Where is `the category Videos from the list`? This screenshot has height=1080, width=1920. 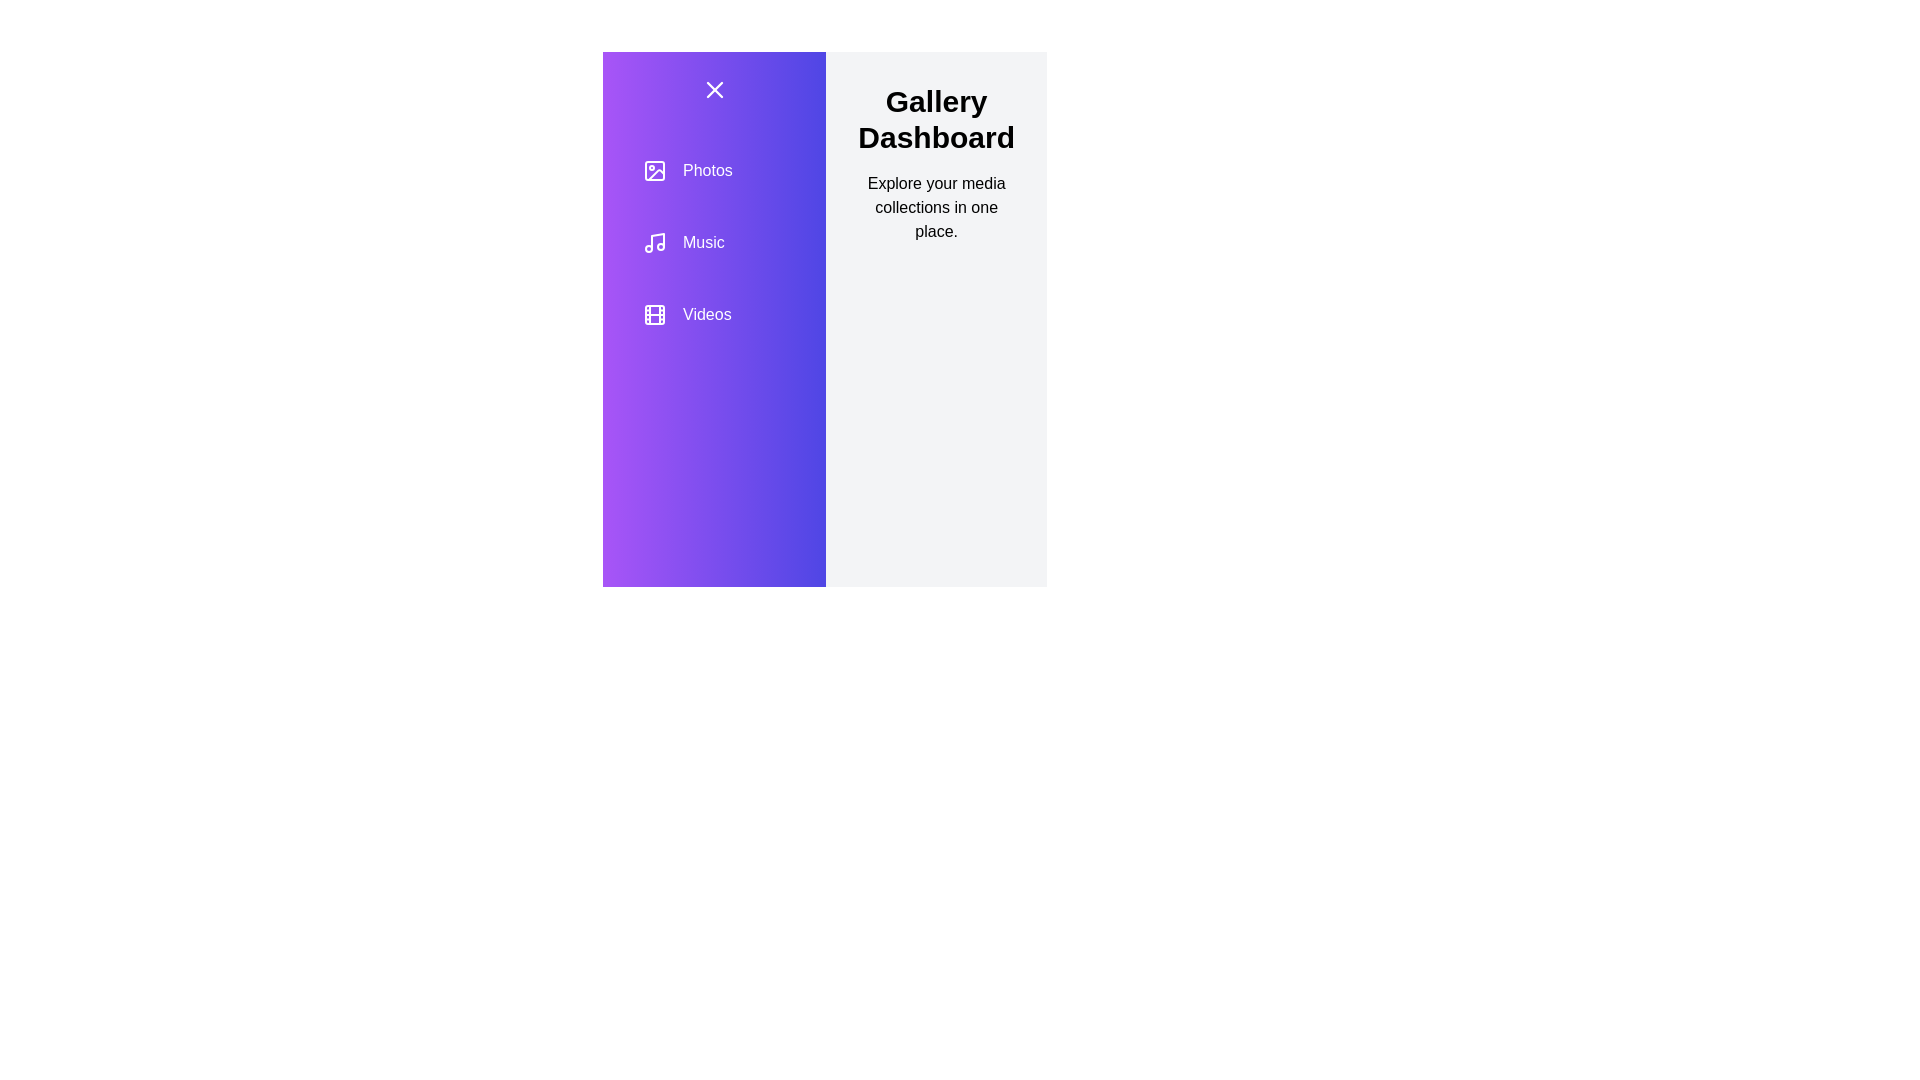
the category Videos from the list is located at coordinates (714, 315).